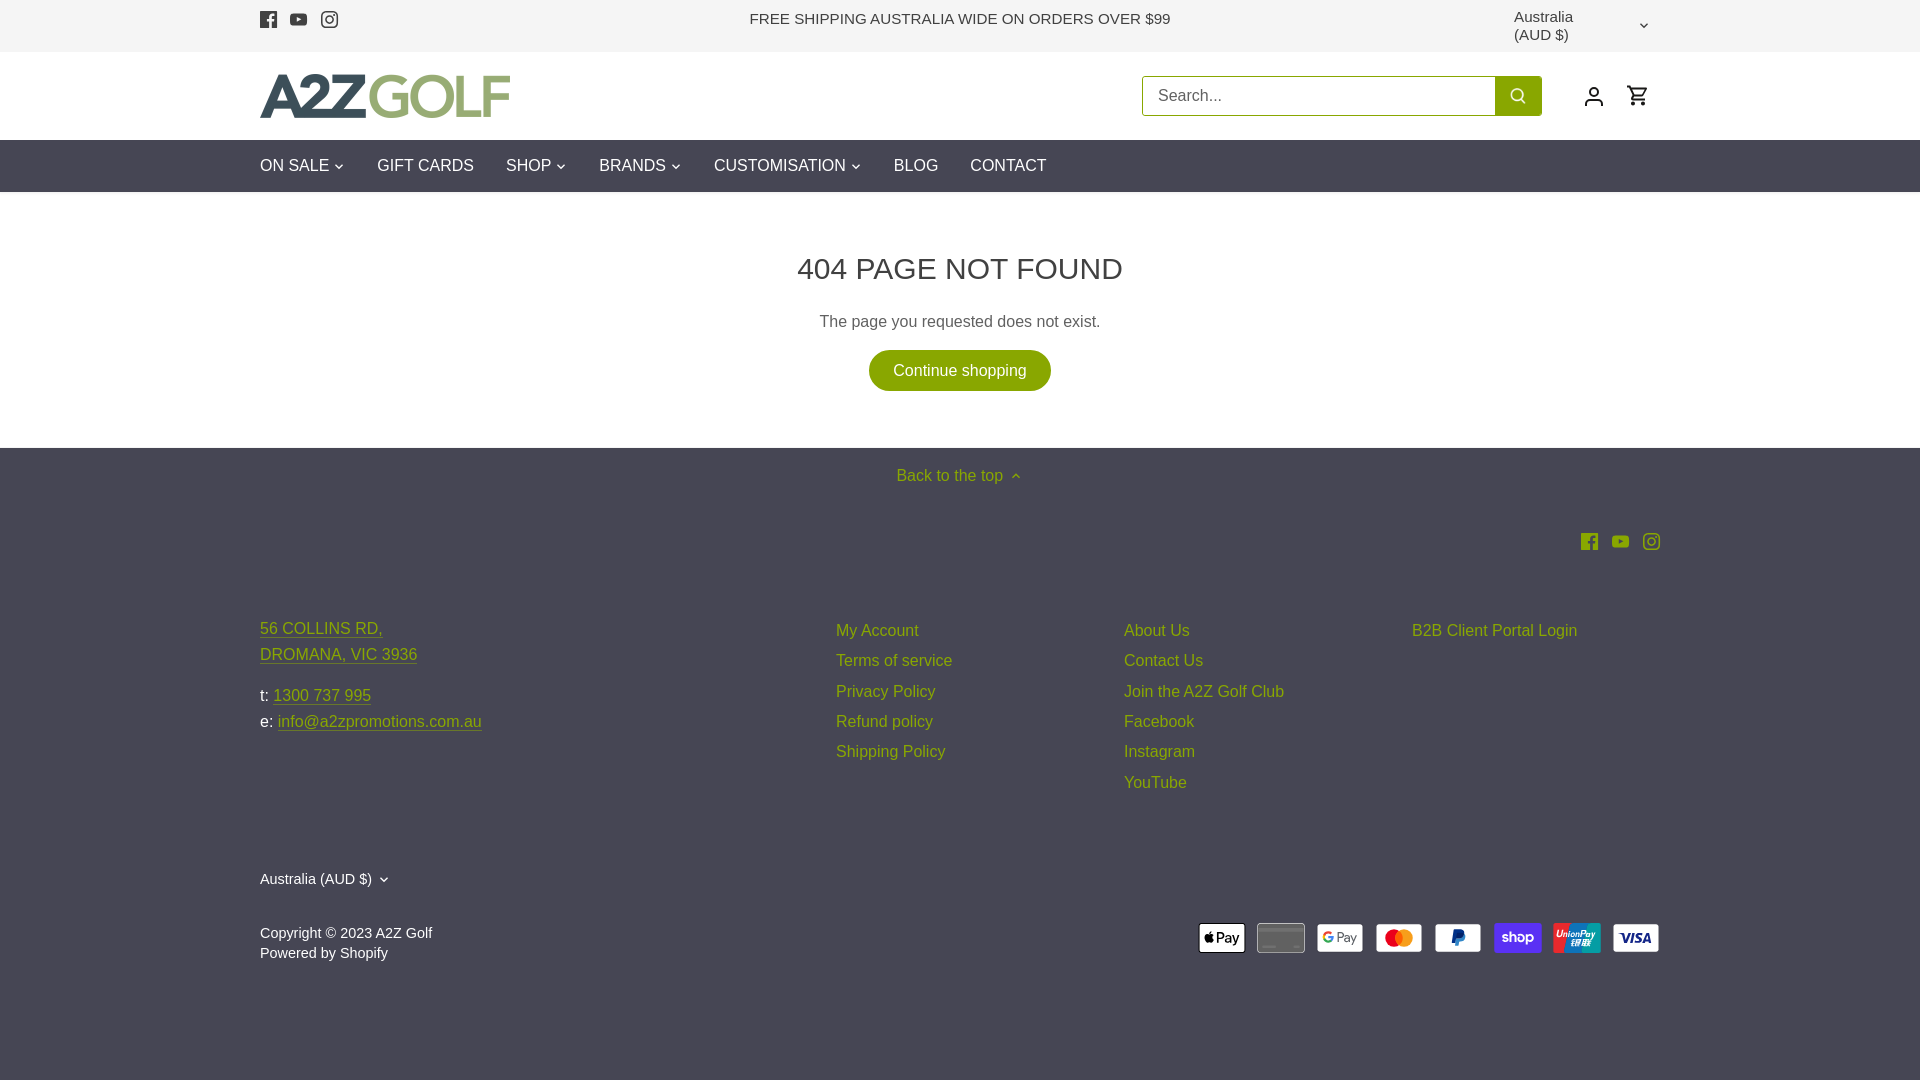 This screenshot has height=1080, width=1920. I want to click on 'Powered by Shopify', so click(324, 951).